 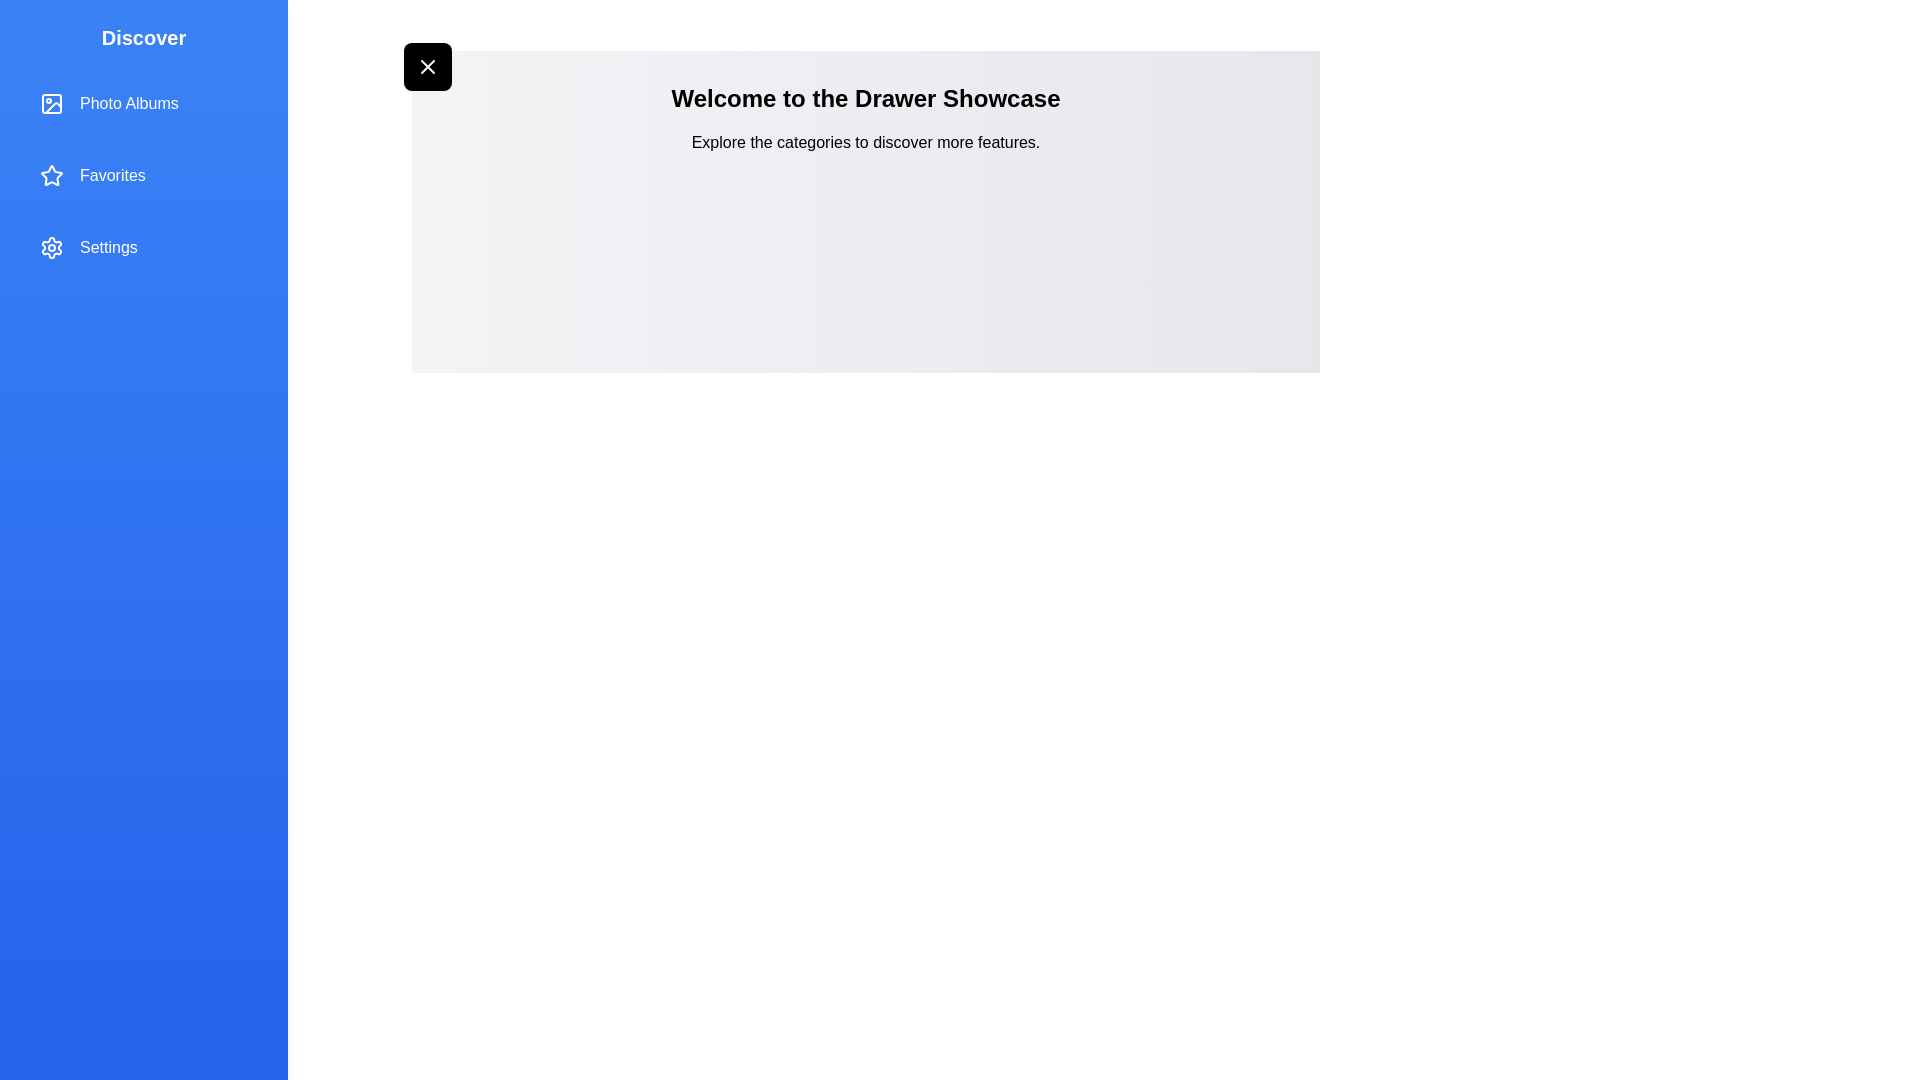 I want to click on the drawer item Favorites to observe the hover effect, so click(x=143, y=175).